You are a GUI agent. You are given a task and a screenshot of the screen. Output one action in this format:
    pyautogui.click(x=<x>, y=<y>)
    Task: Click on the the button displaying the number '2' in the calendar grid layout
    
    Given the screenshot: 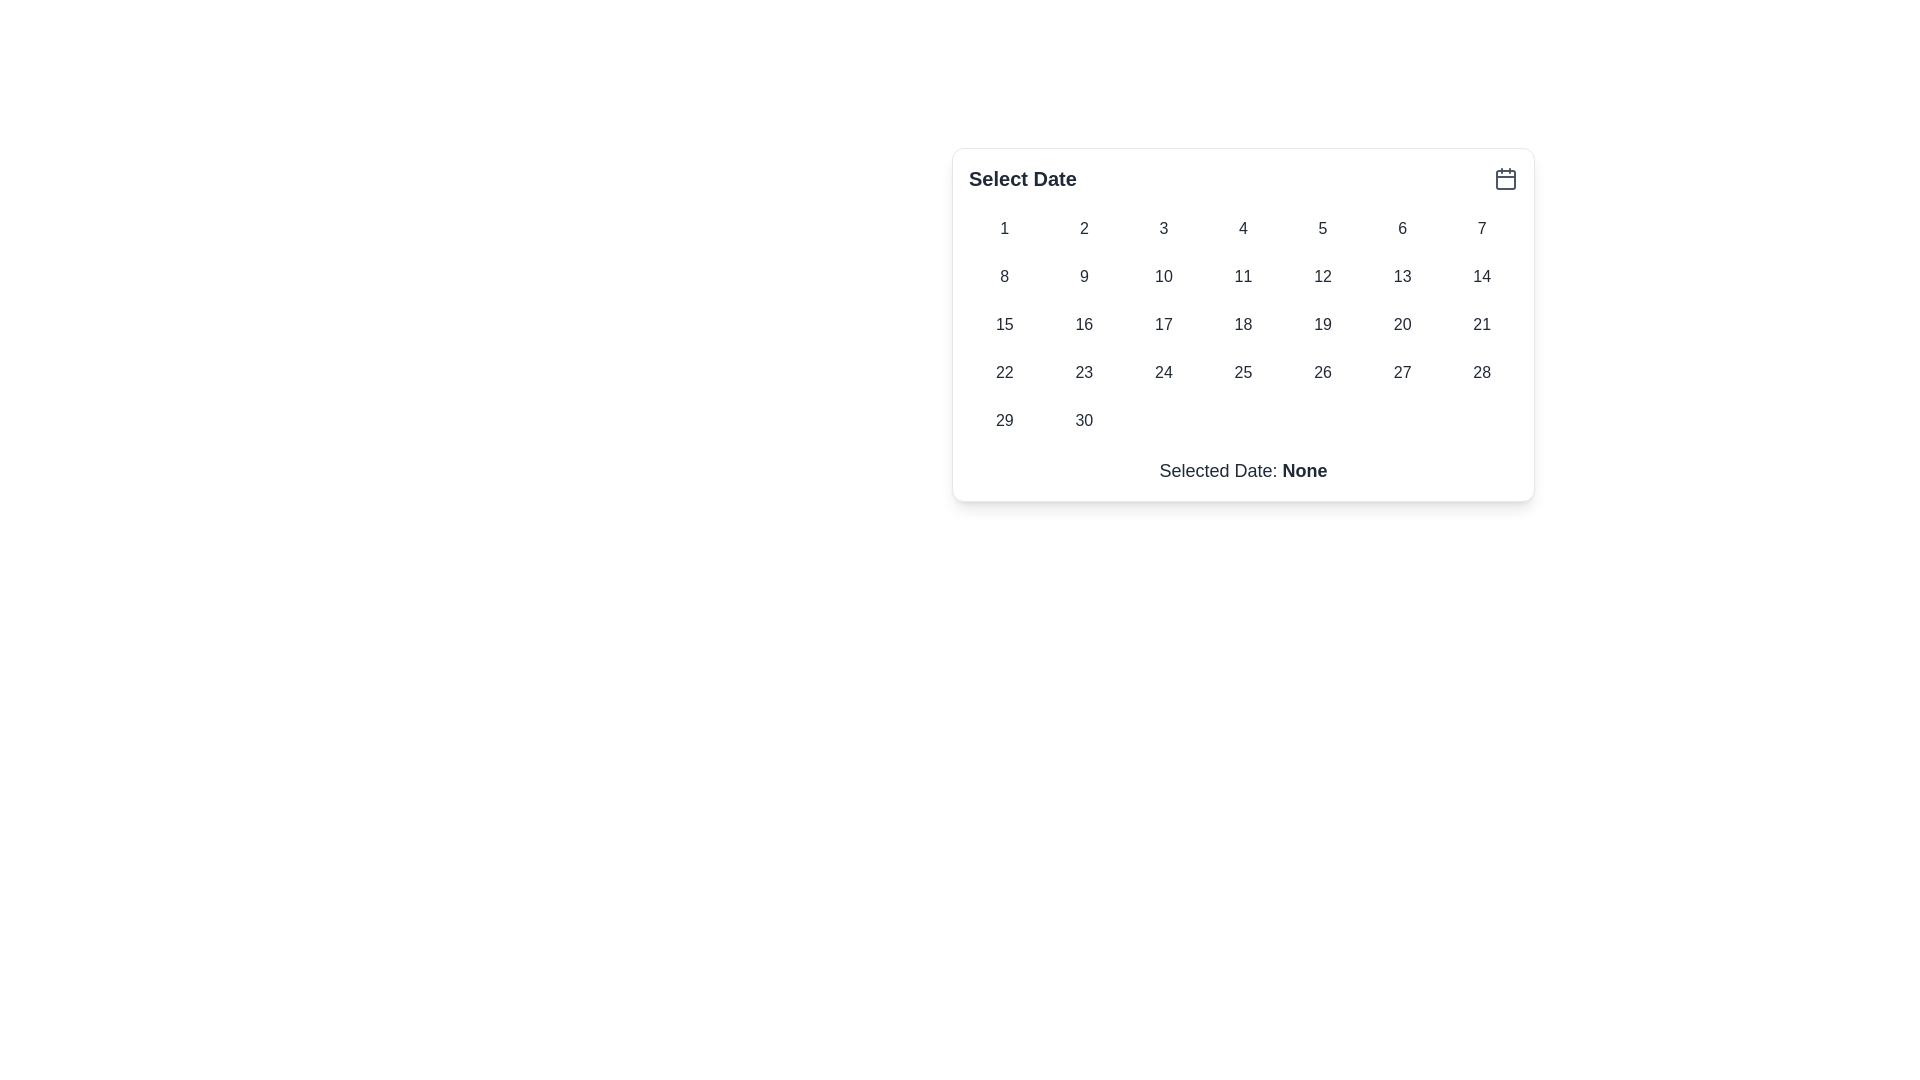 What is the action you would take?
    pyautogui.click(x=1083, y=227)
    